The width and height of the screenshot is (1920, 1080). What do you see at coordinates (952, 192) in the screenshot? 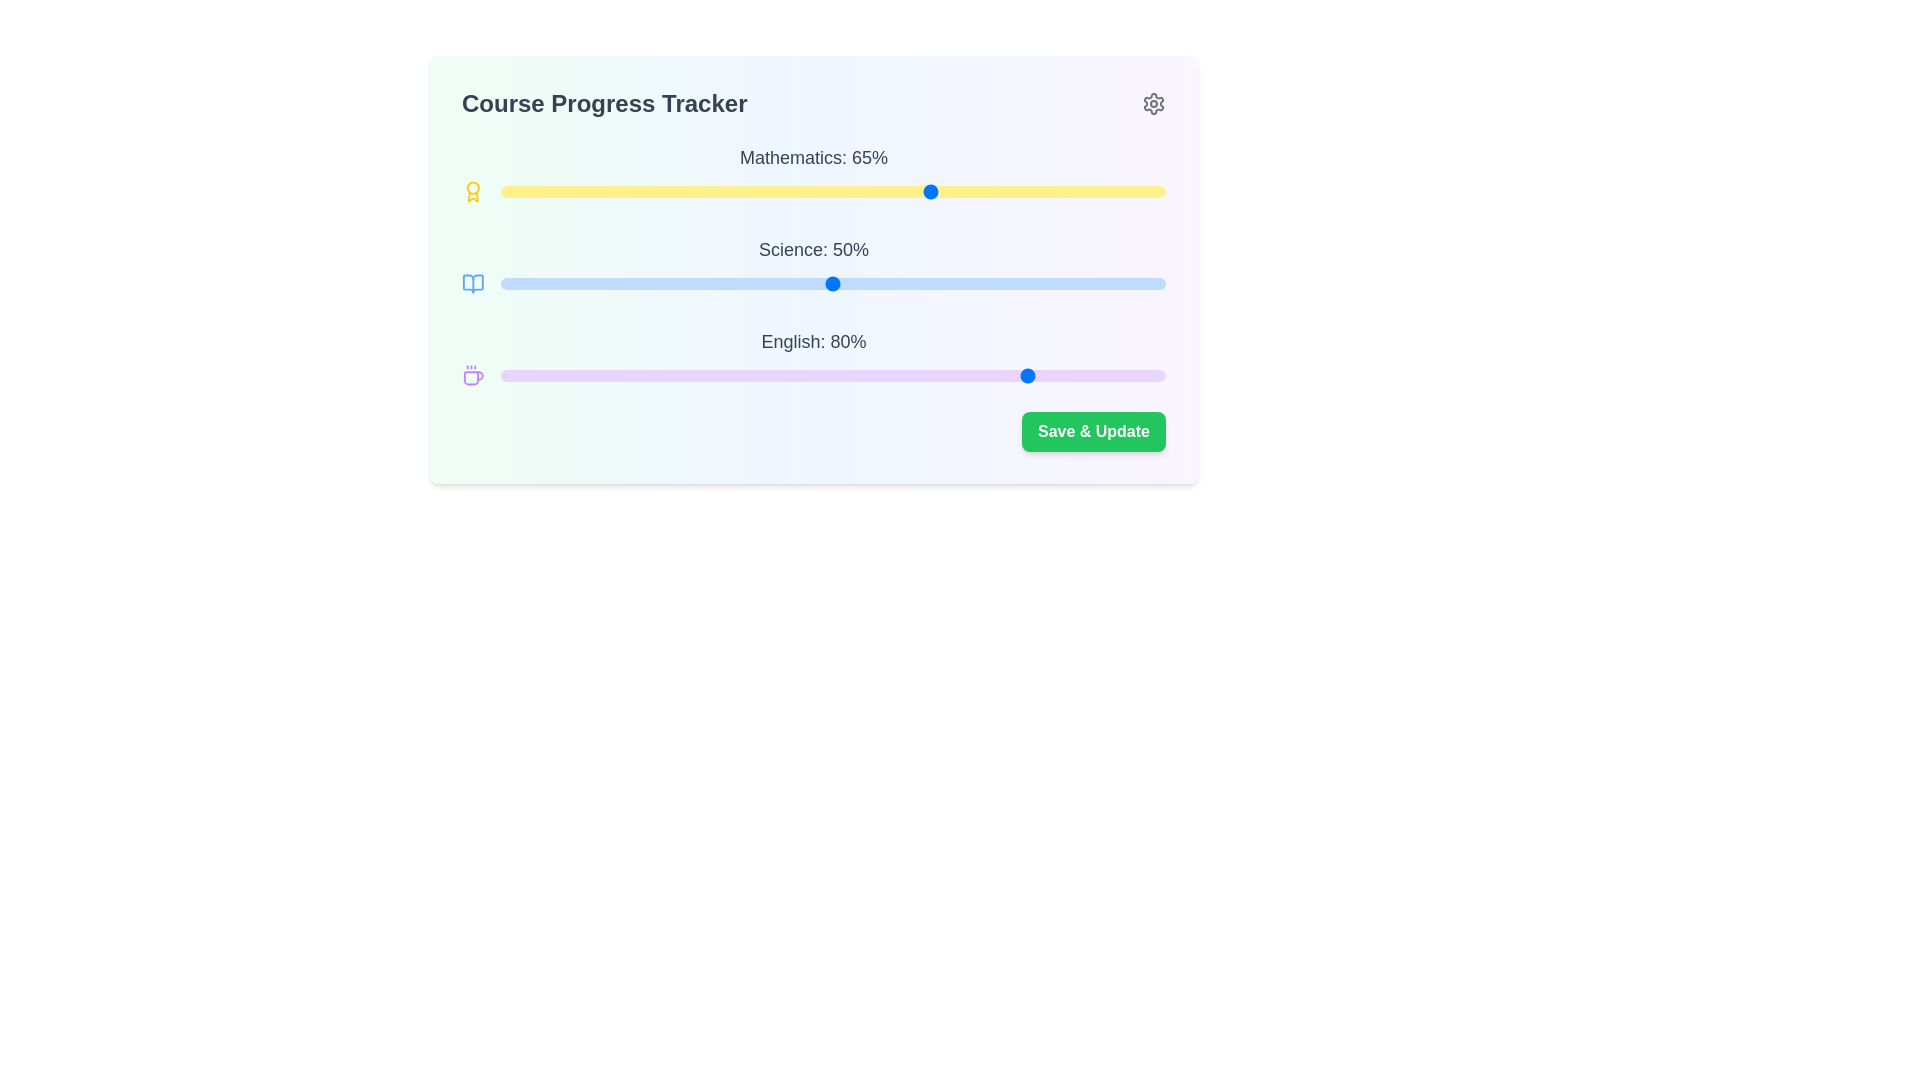
I see `the mathematics progress` at bounding box center [952, 192].